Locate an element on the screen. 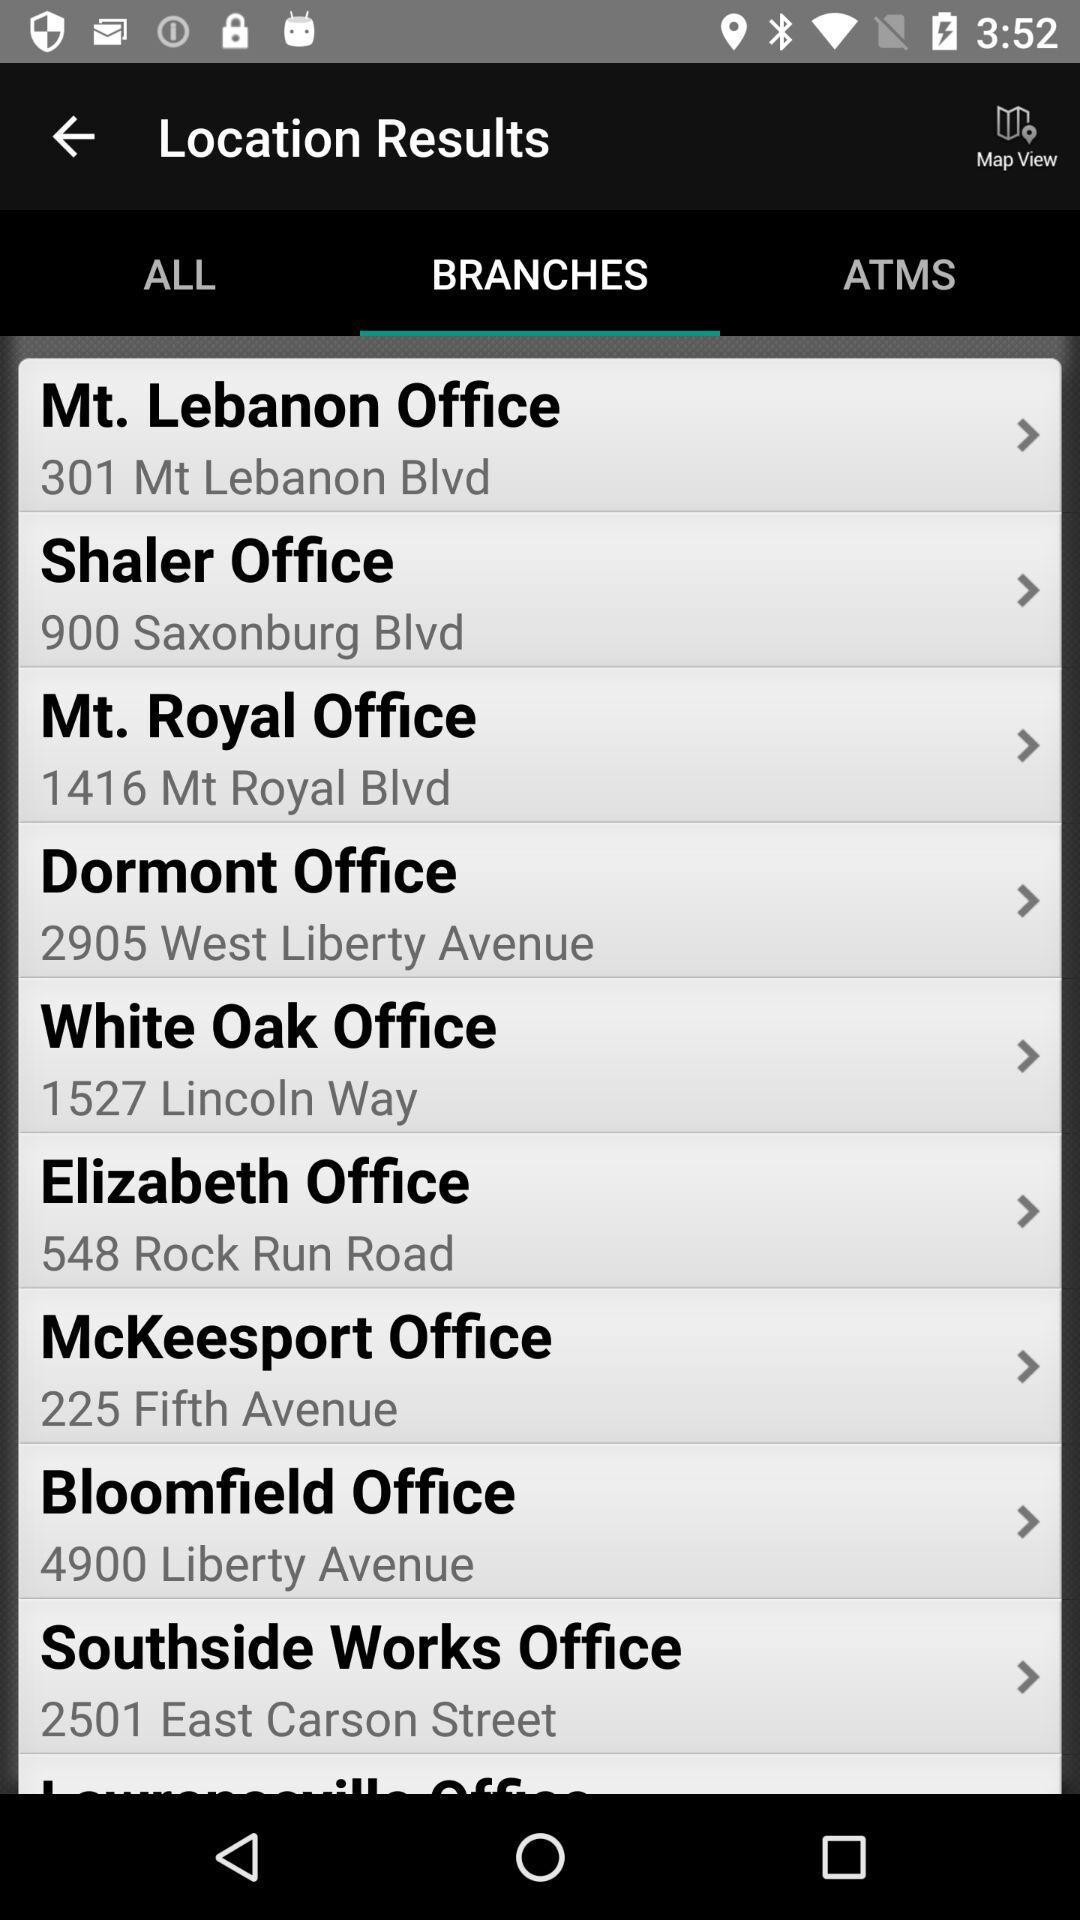 Image resolution: width=1080 pixels, height=1920 pixels. the item to the left of the location results is located at coordinates (72, 135).